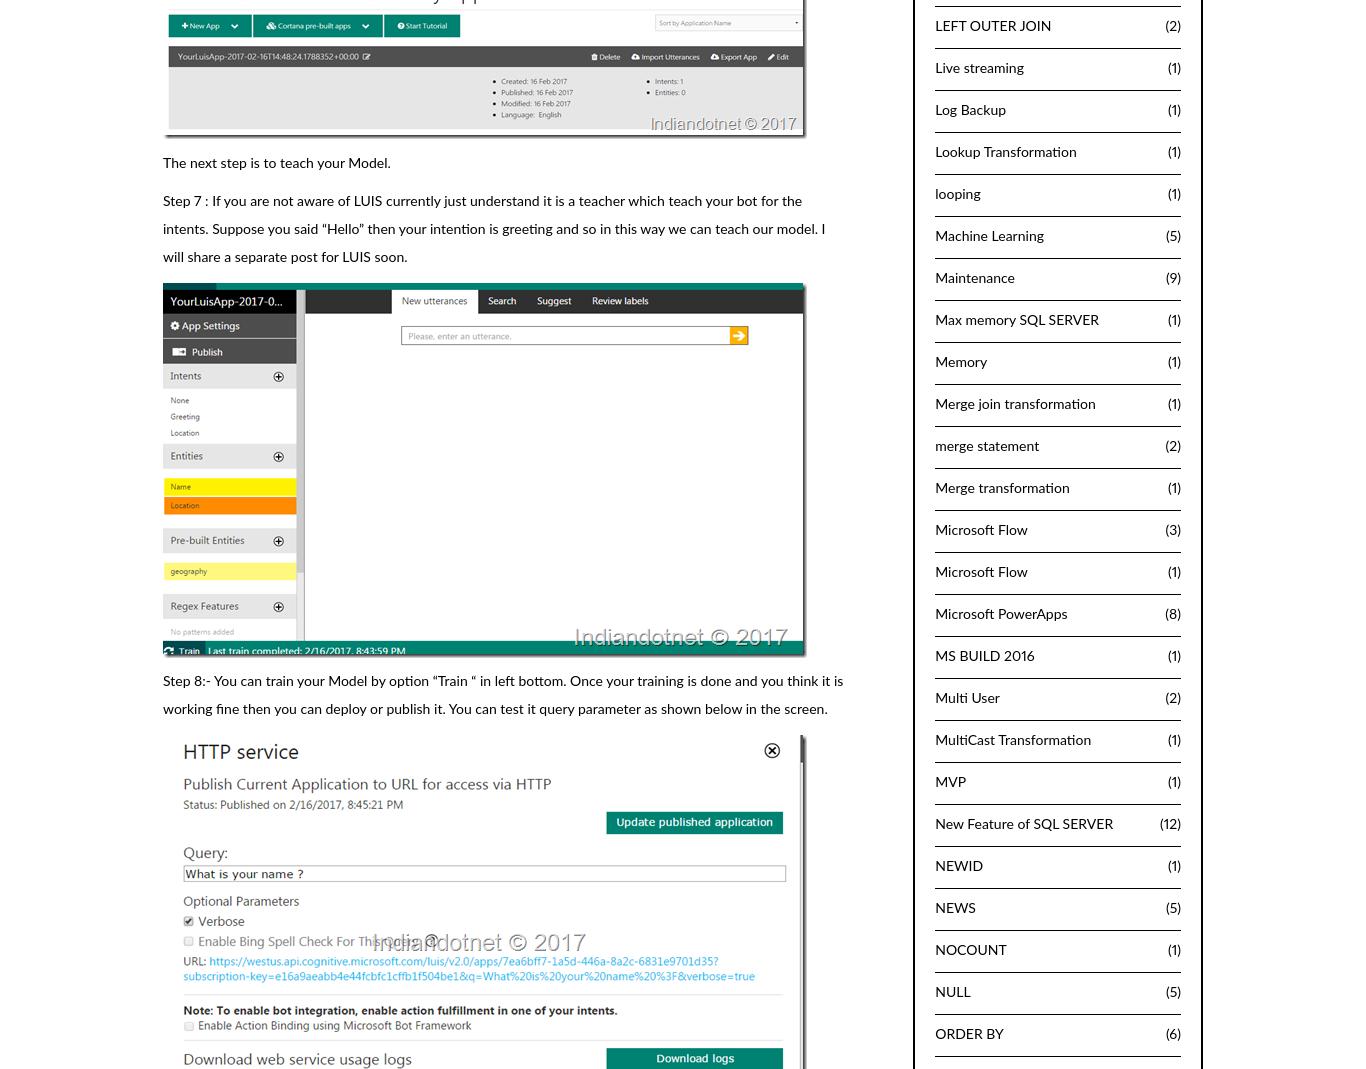 Image resolution: width=1366 pixels, height=1069 pixels. Describe the element at coordinates (1014, 403) in the screenshot. I see `'Merge join transformation'` at that location.